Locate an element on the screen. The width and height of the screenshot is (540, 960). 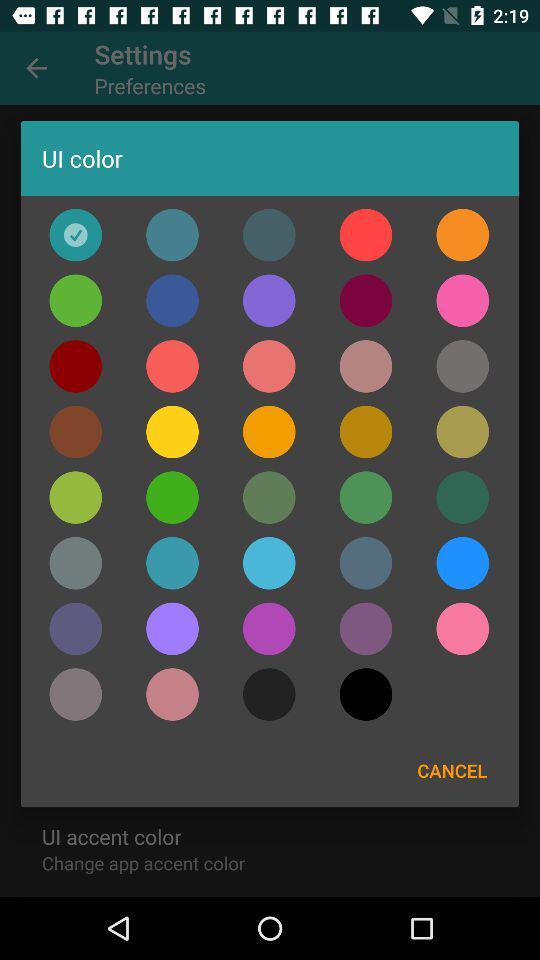
icon below the ui color is located at coordinates (74, 235).